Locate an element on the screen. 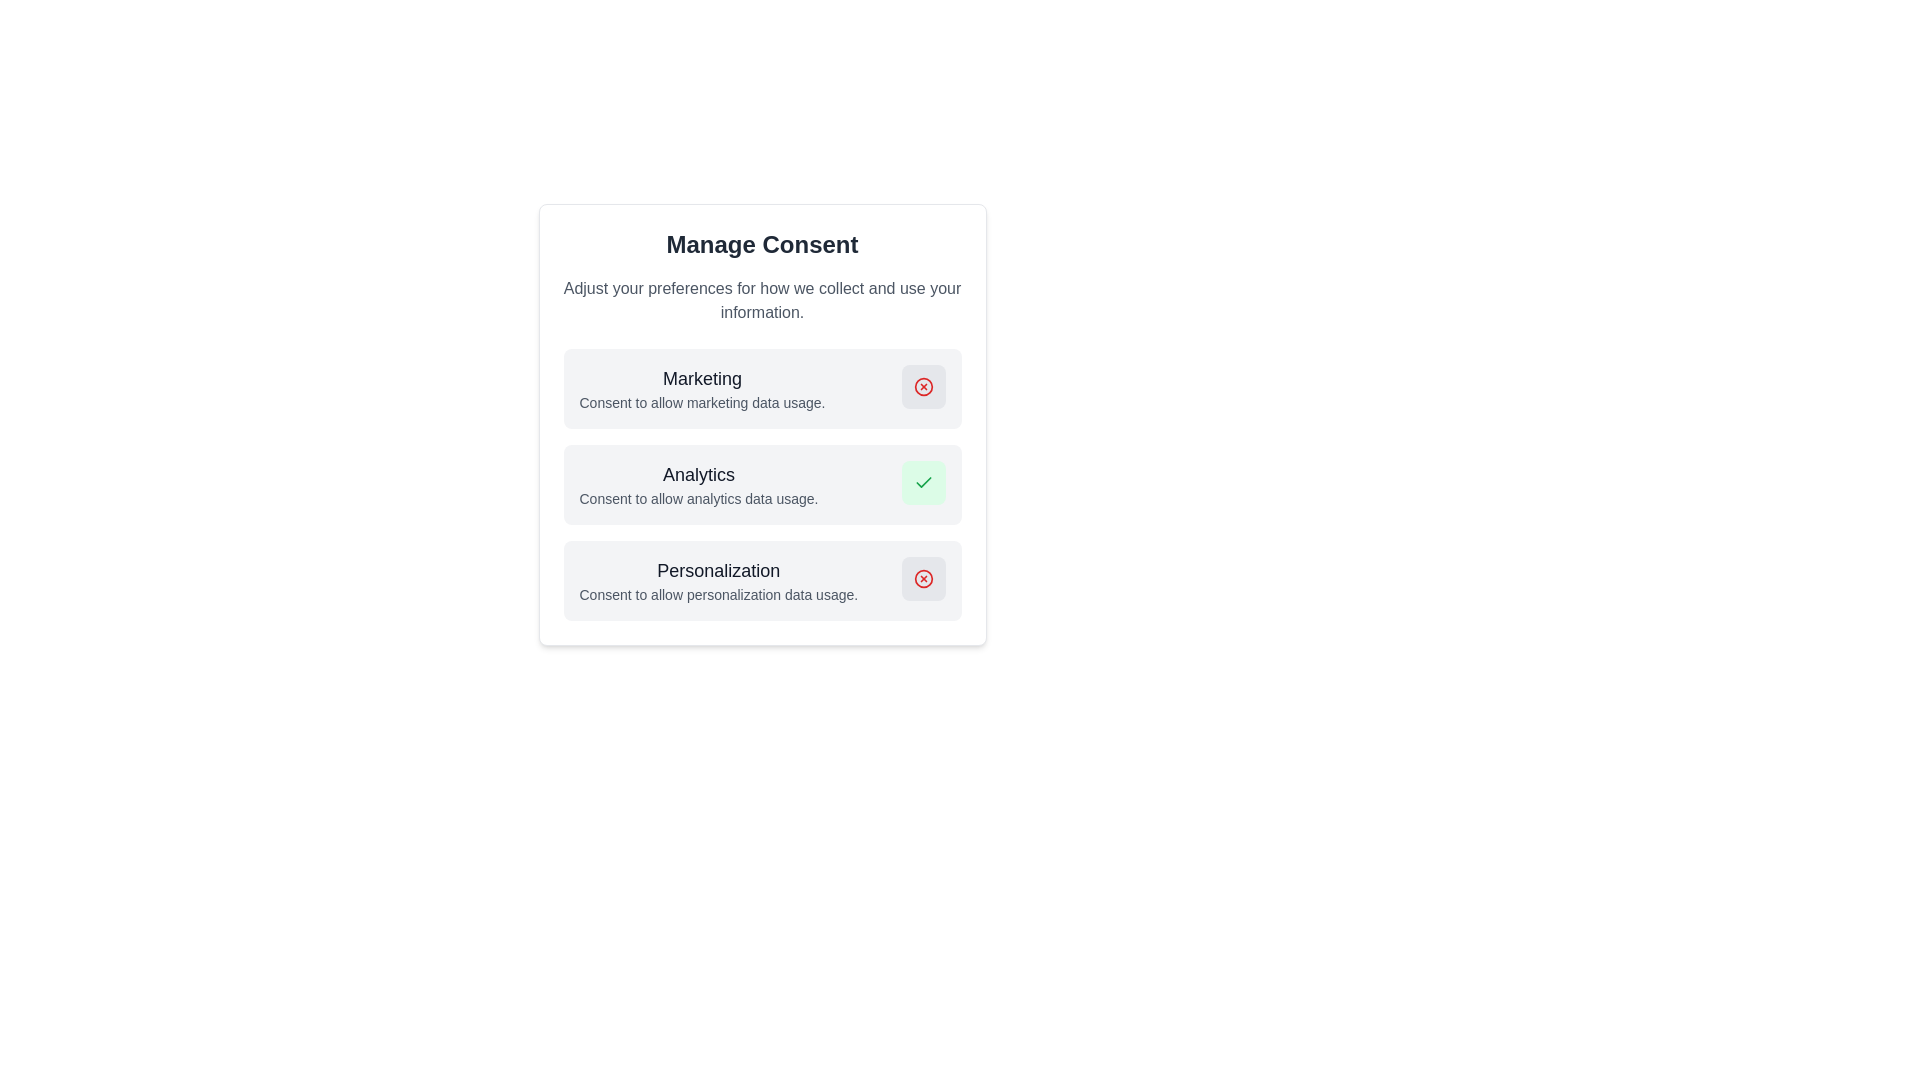  the rightmost dismiss or deselect button, which is part of a rounded rectangle with a gray background, aligning with the associated text is located at coordinates (922, 578).